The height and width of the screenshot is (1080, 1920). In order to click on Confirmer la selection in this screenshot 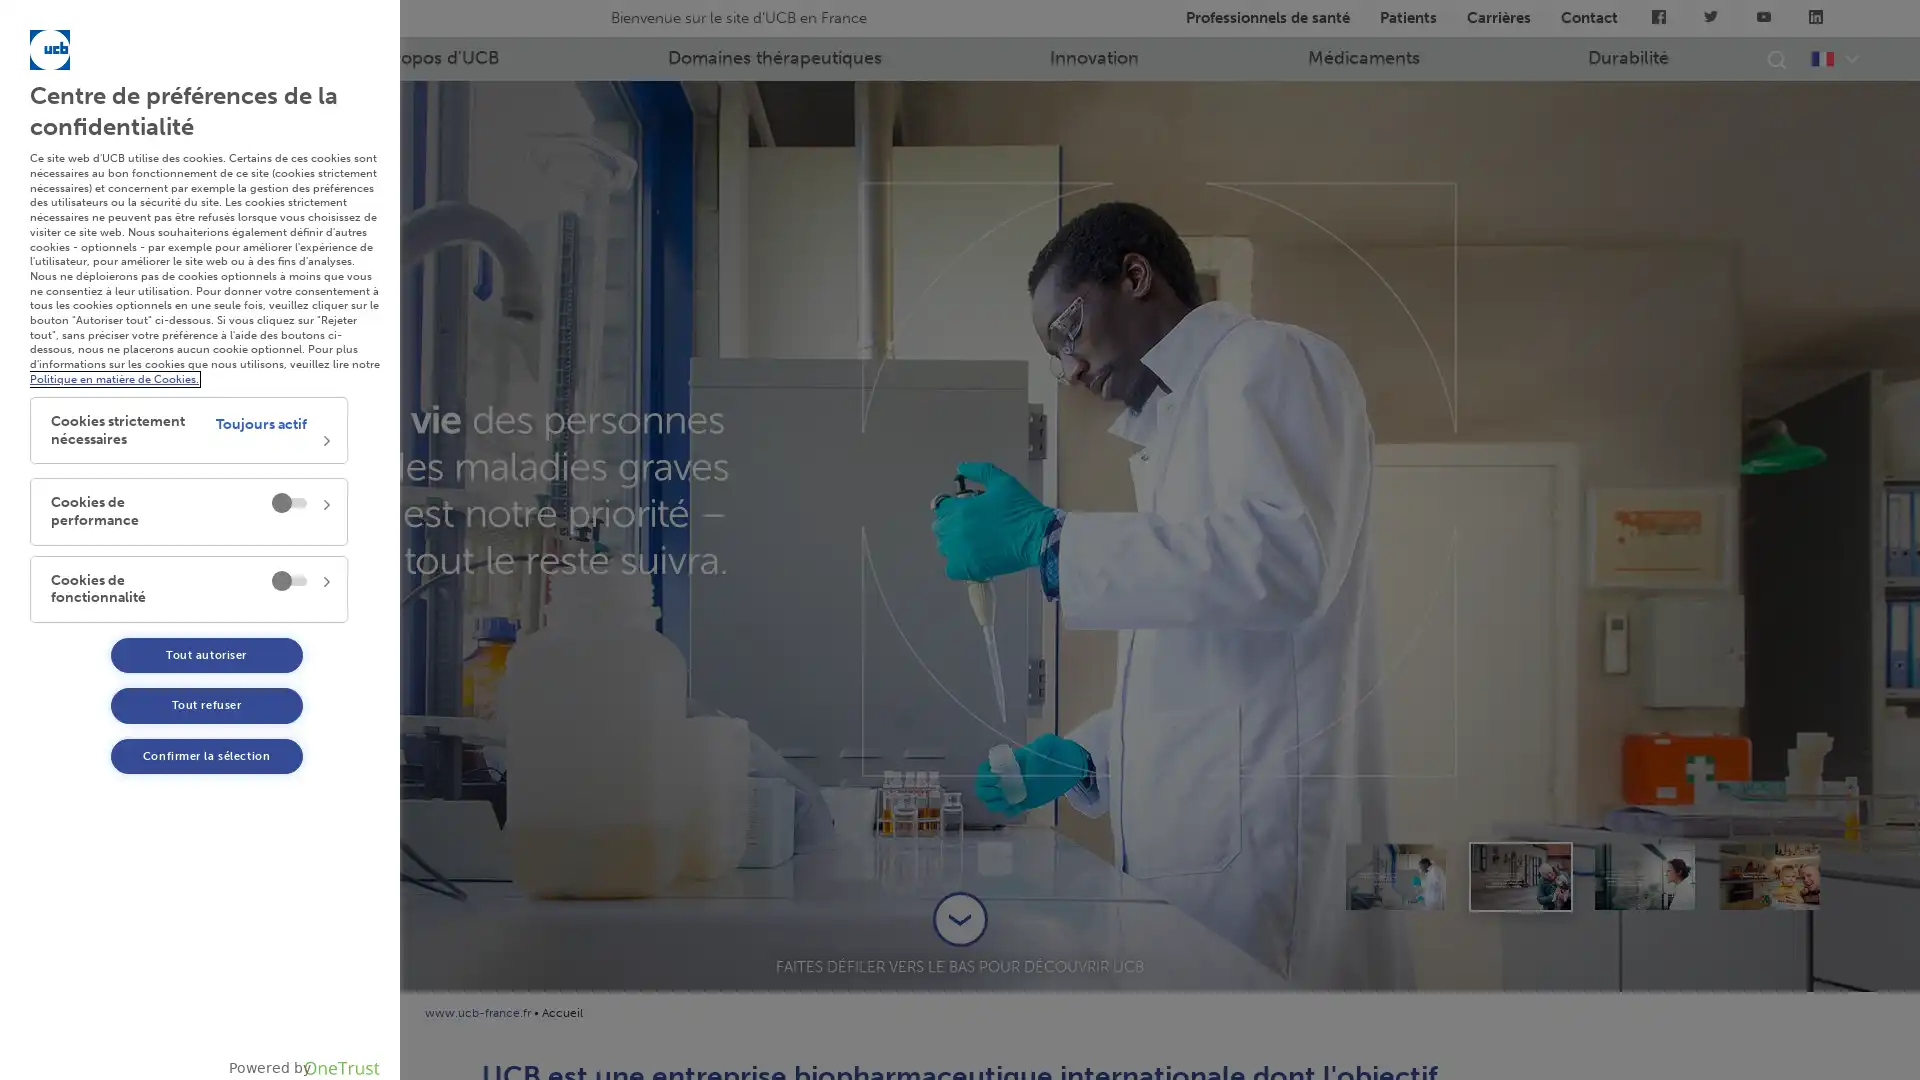, I will do `click(206, 756)`.